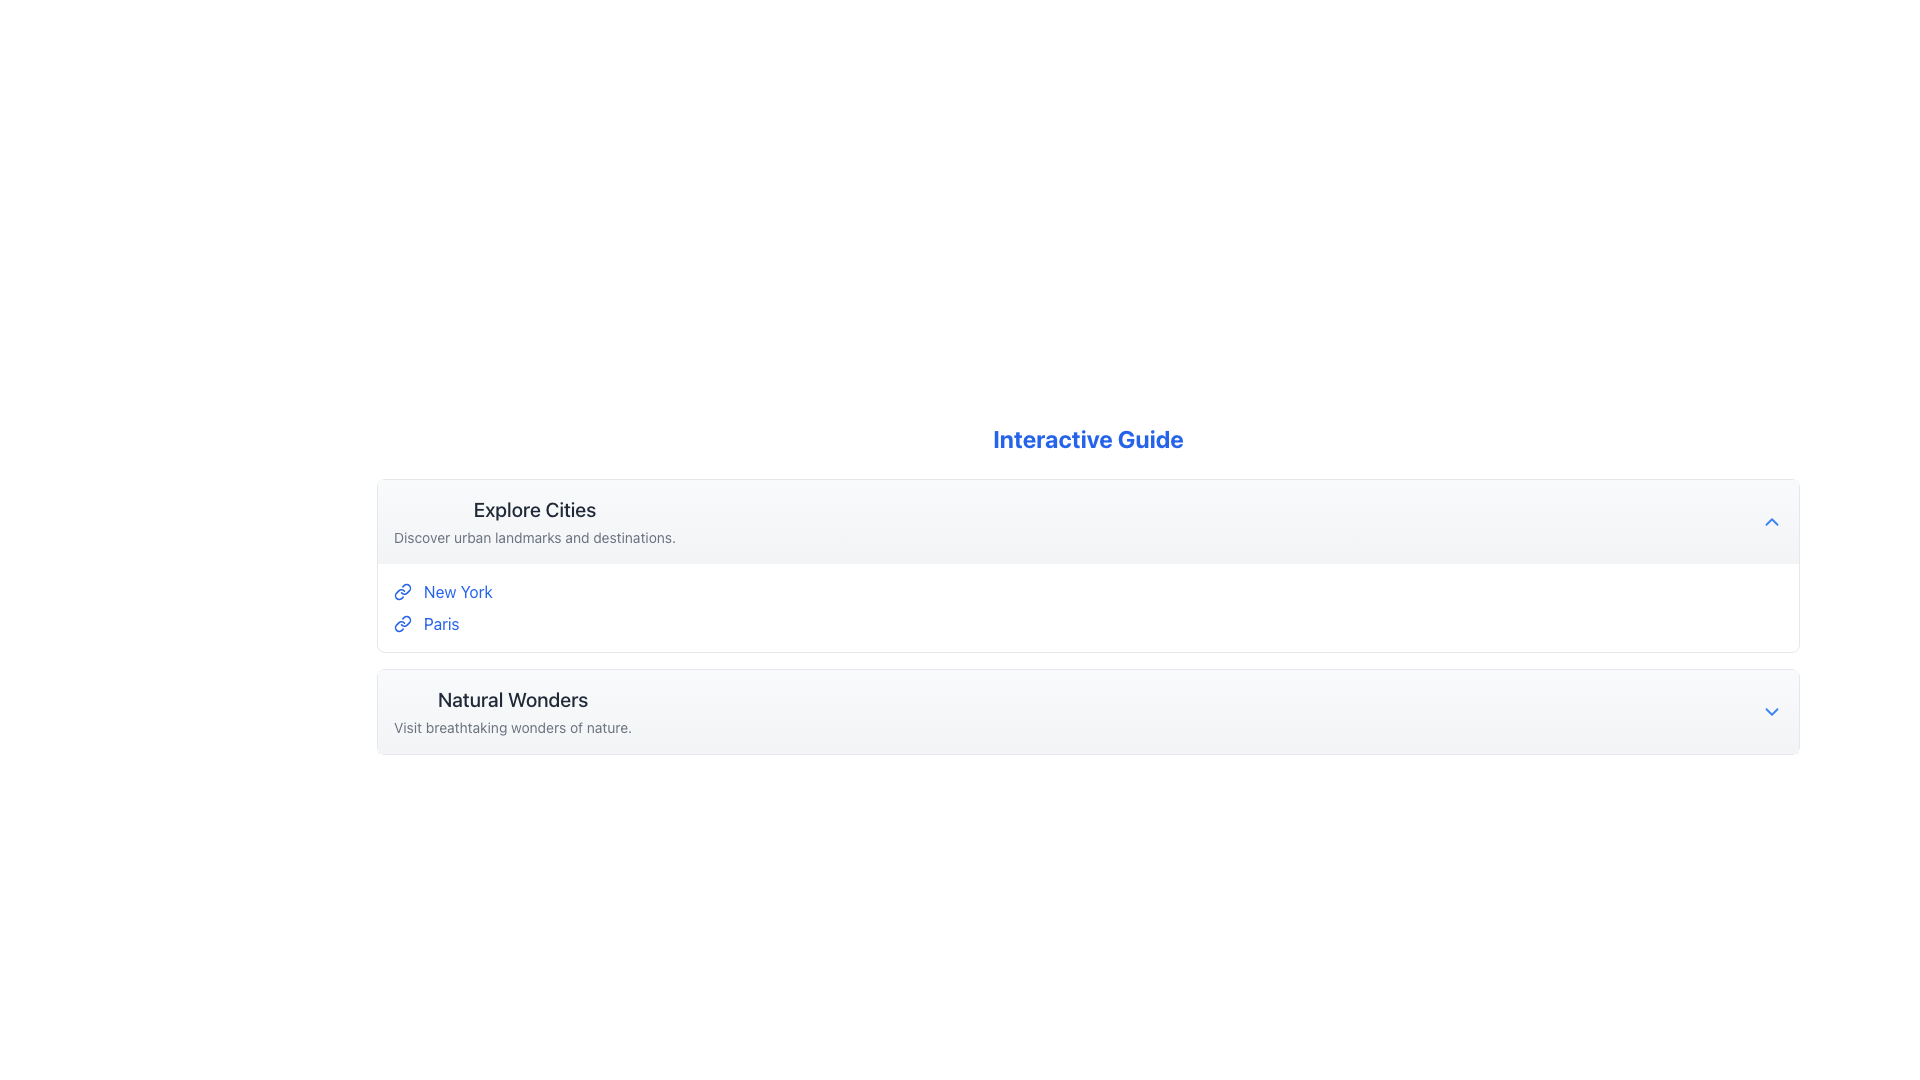 This screenshot has height=1080, width=1920. Describe the element at coordinates (402, 590) in the screenshot. I see `the hyperlink icon located to the left of the 'New York' text link in the 'Explore Cities' section` at that location.